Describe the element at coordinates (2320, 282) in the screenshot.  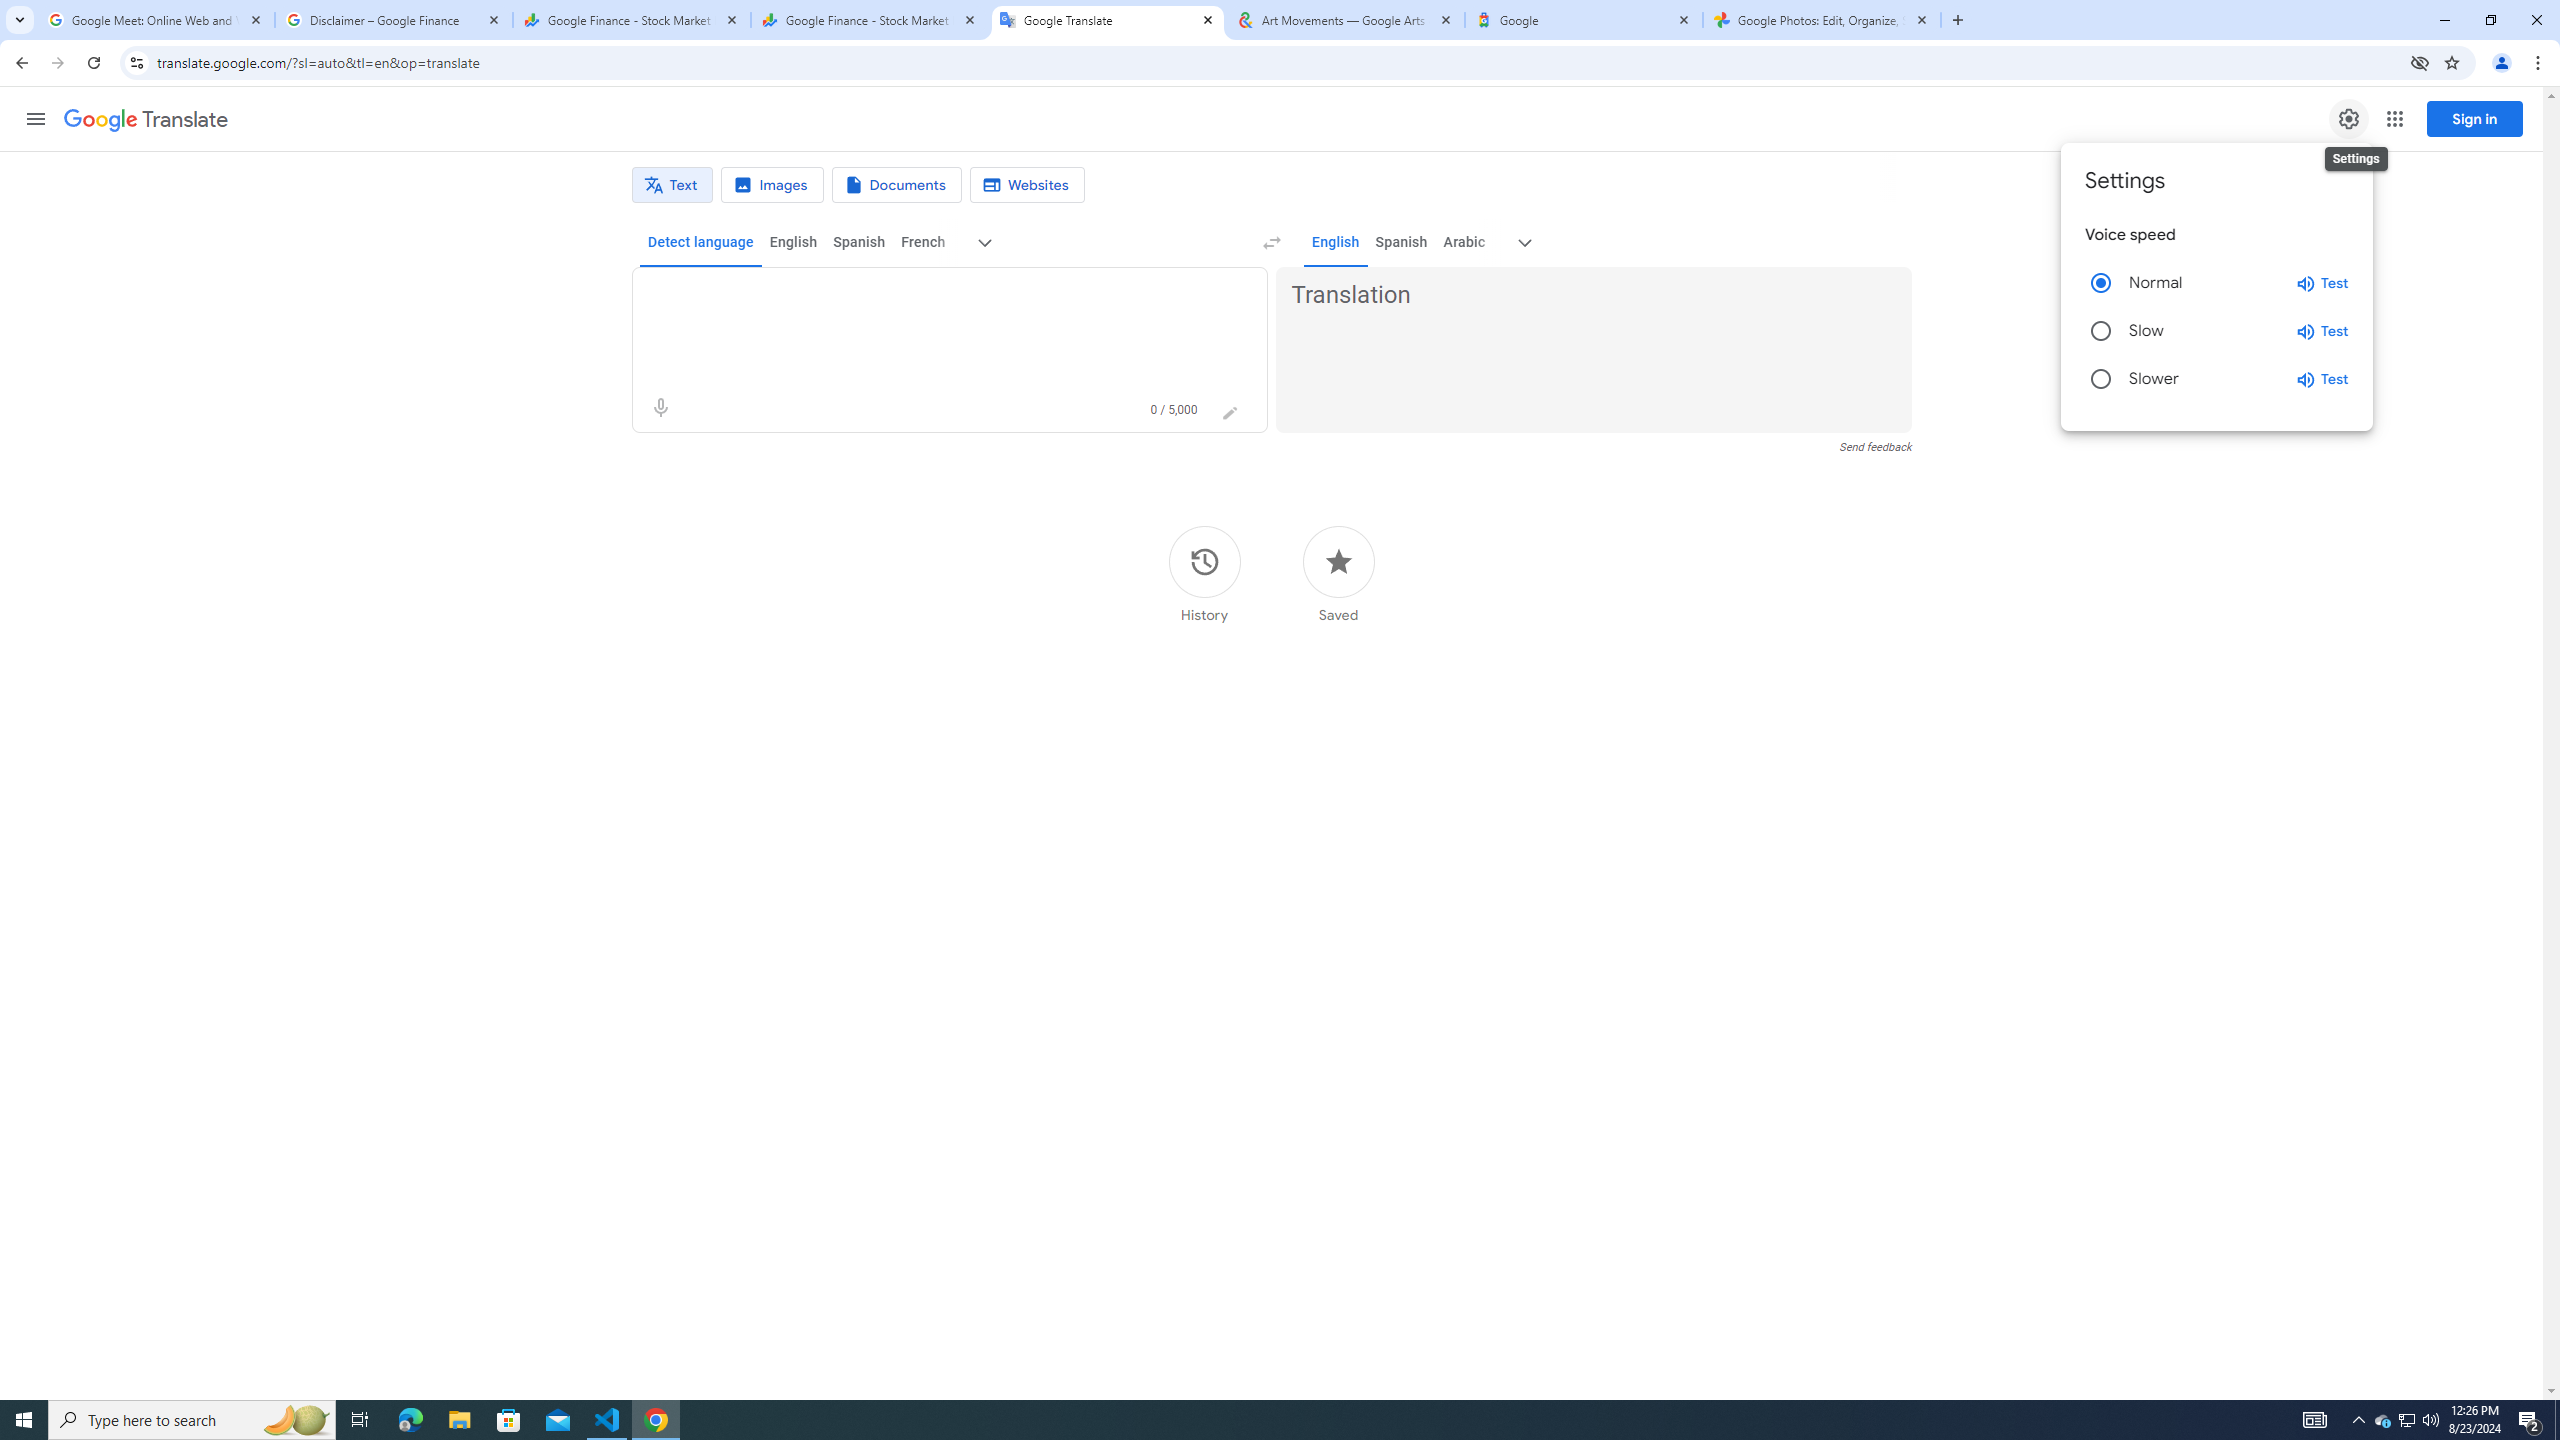
I see `'Test normal speed'` at that location.